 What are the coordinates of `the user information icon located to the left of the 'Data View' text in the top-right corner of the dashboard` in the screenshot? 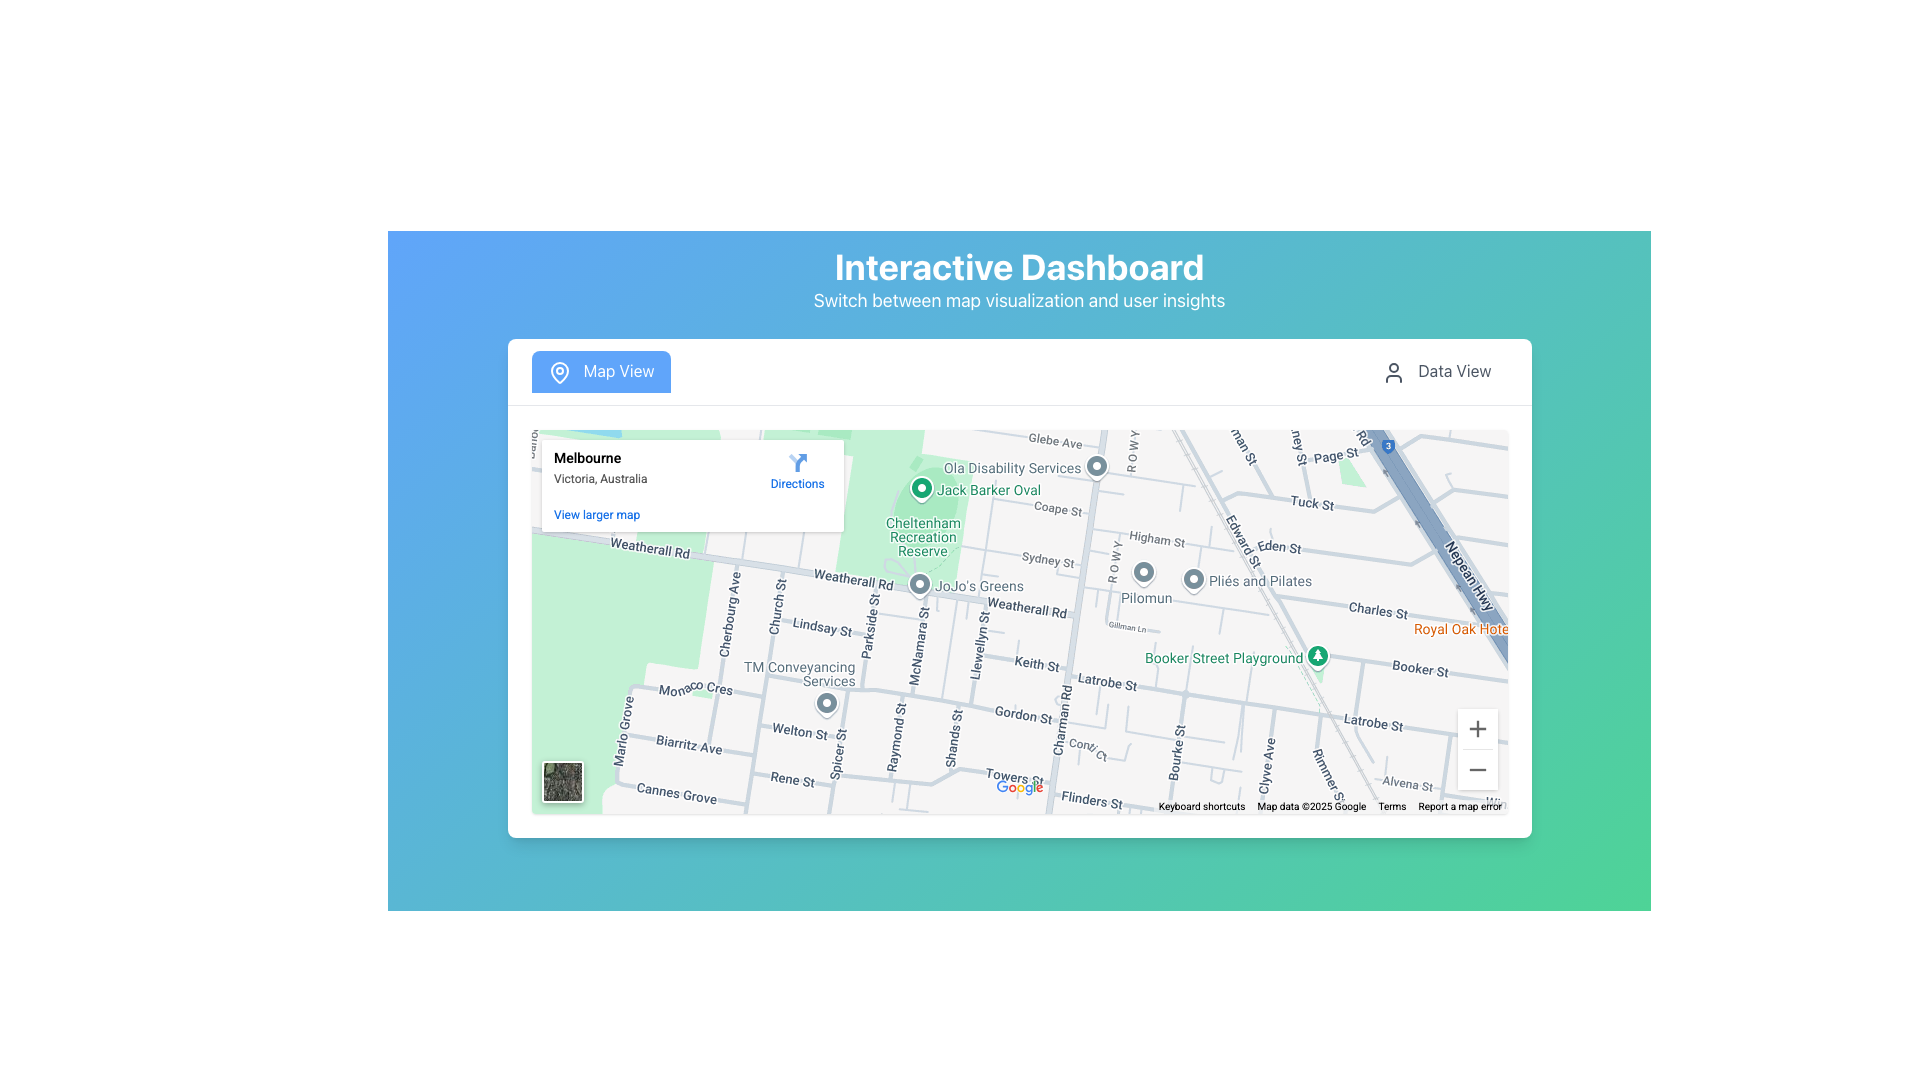 It's located at (1393, 372).